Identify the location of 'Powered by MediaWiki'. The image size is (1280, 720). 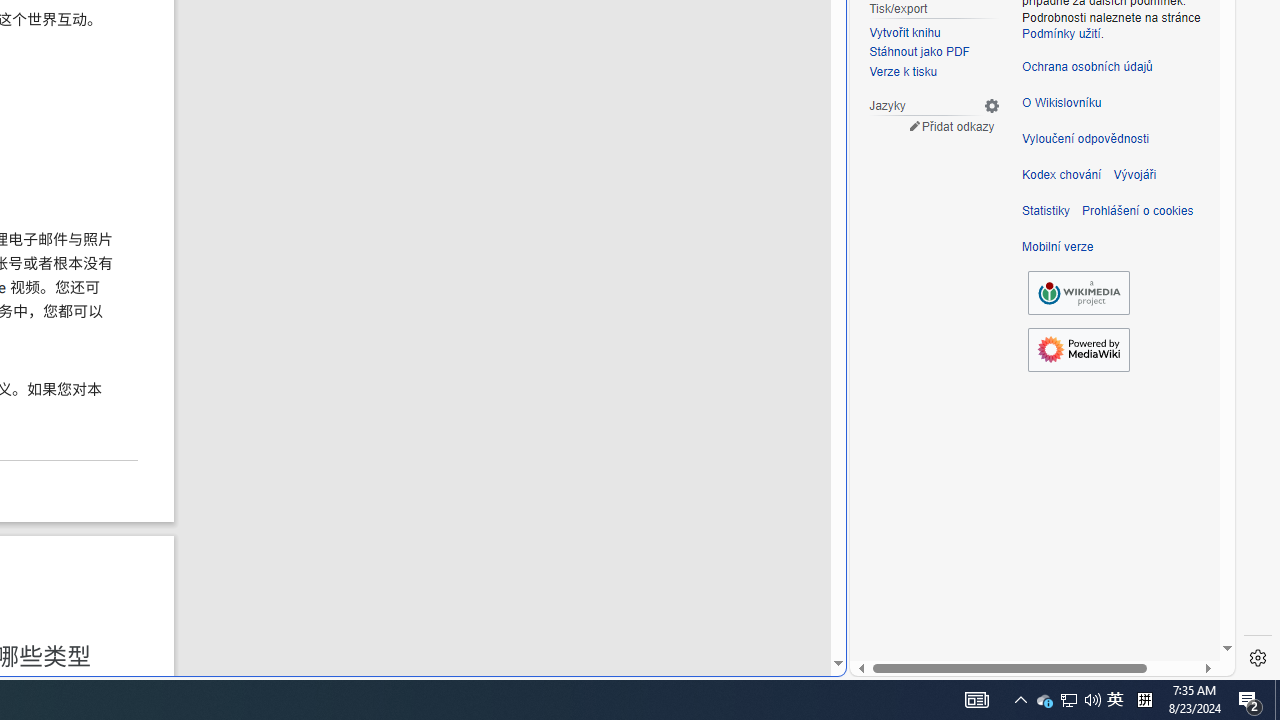
(1078, 348).